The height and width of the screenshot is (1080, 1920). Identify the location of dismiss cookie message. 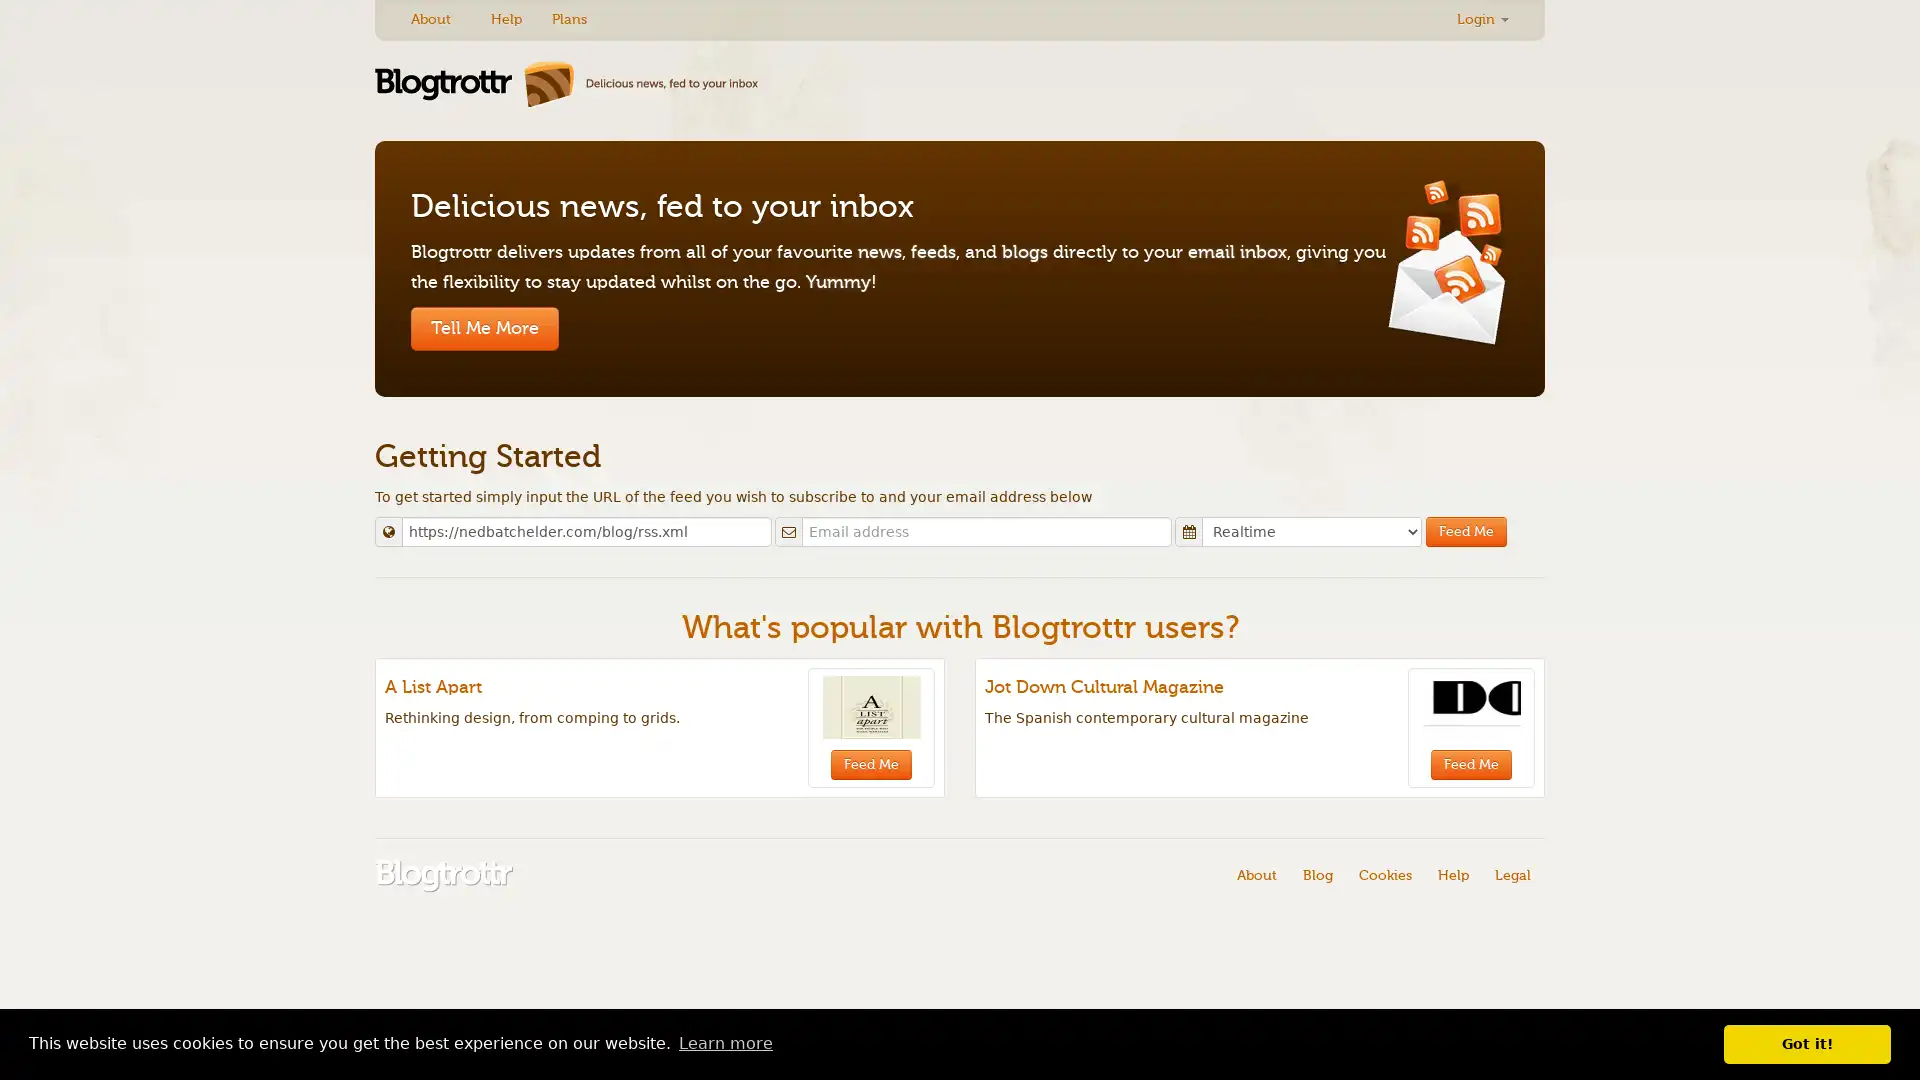
(1807, 1043).